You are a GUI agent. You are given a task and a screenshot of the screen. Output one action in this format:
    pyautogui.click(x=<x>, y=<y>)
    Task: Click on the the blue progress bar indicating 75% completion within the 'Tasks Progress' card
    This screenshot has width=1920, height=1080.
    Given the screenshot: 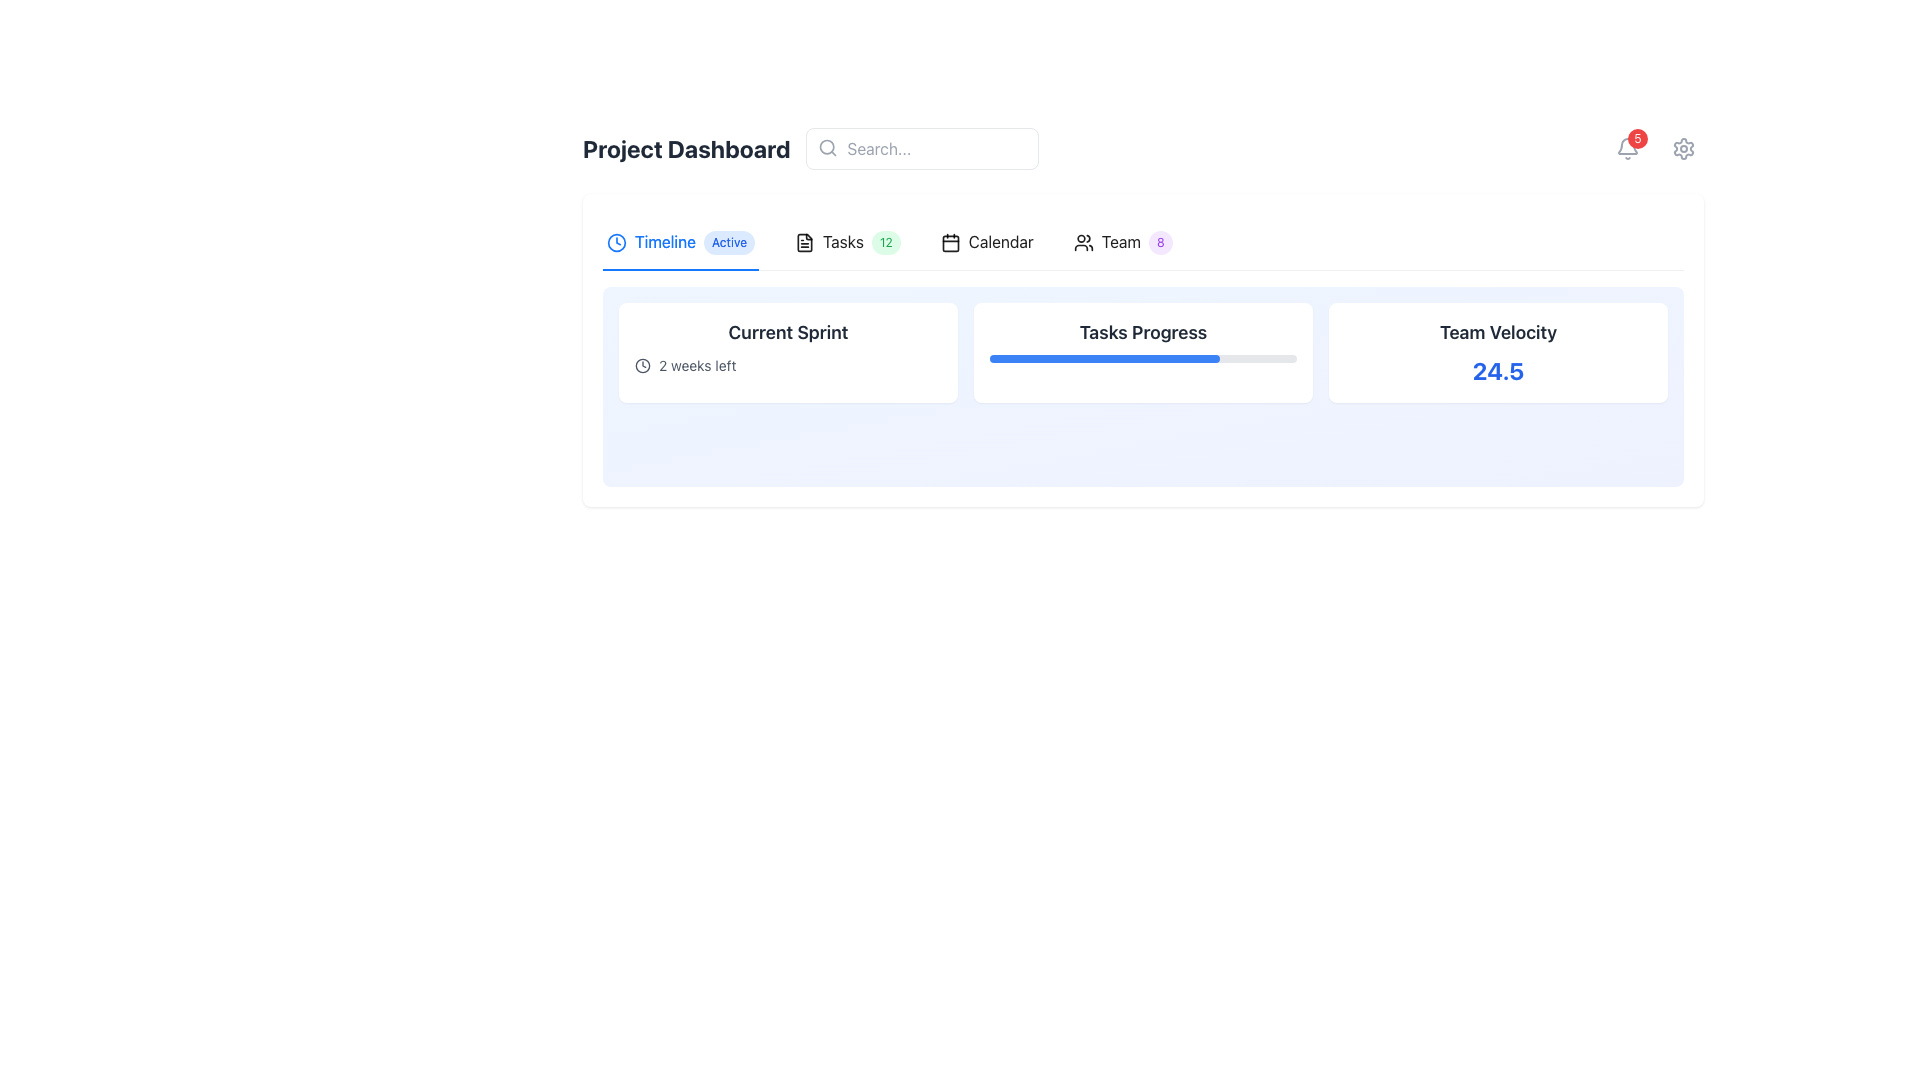 What is the action you would take?
    pyautogui.click(x=1104, y=358)
    